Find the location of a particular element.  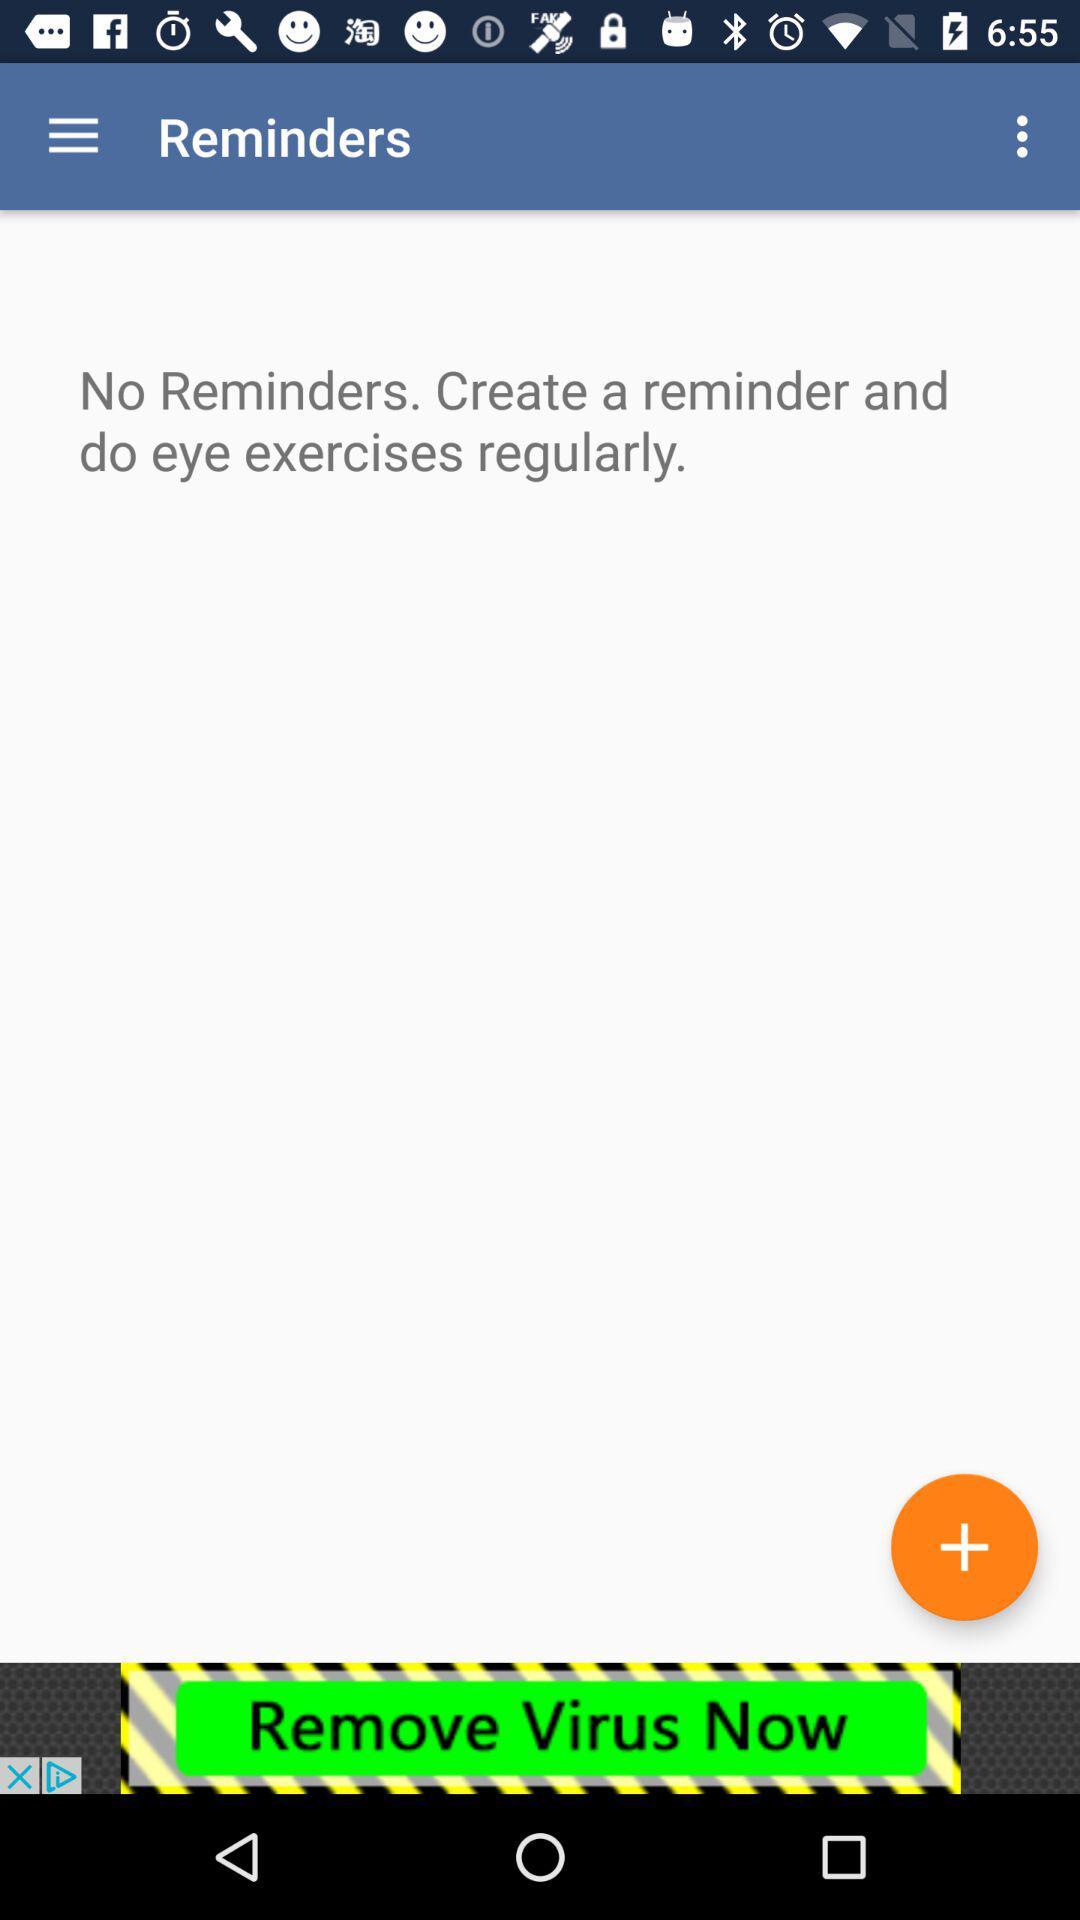

new eminder is located at coordinates (963, 1546).